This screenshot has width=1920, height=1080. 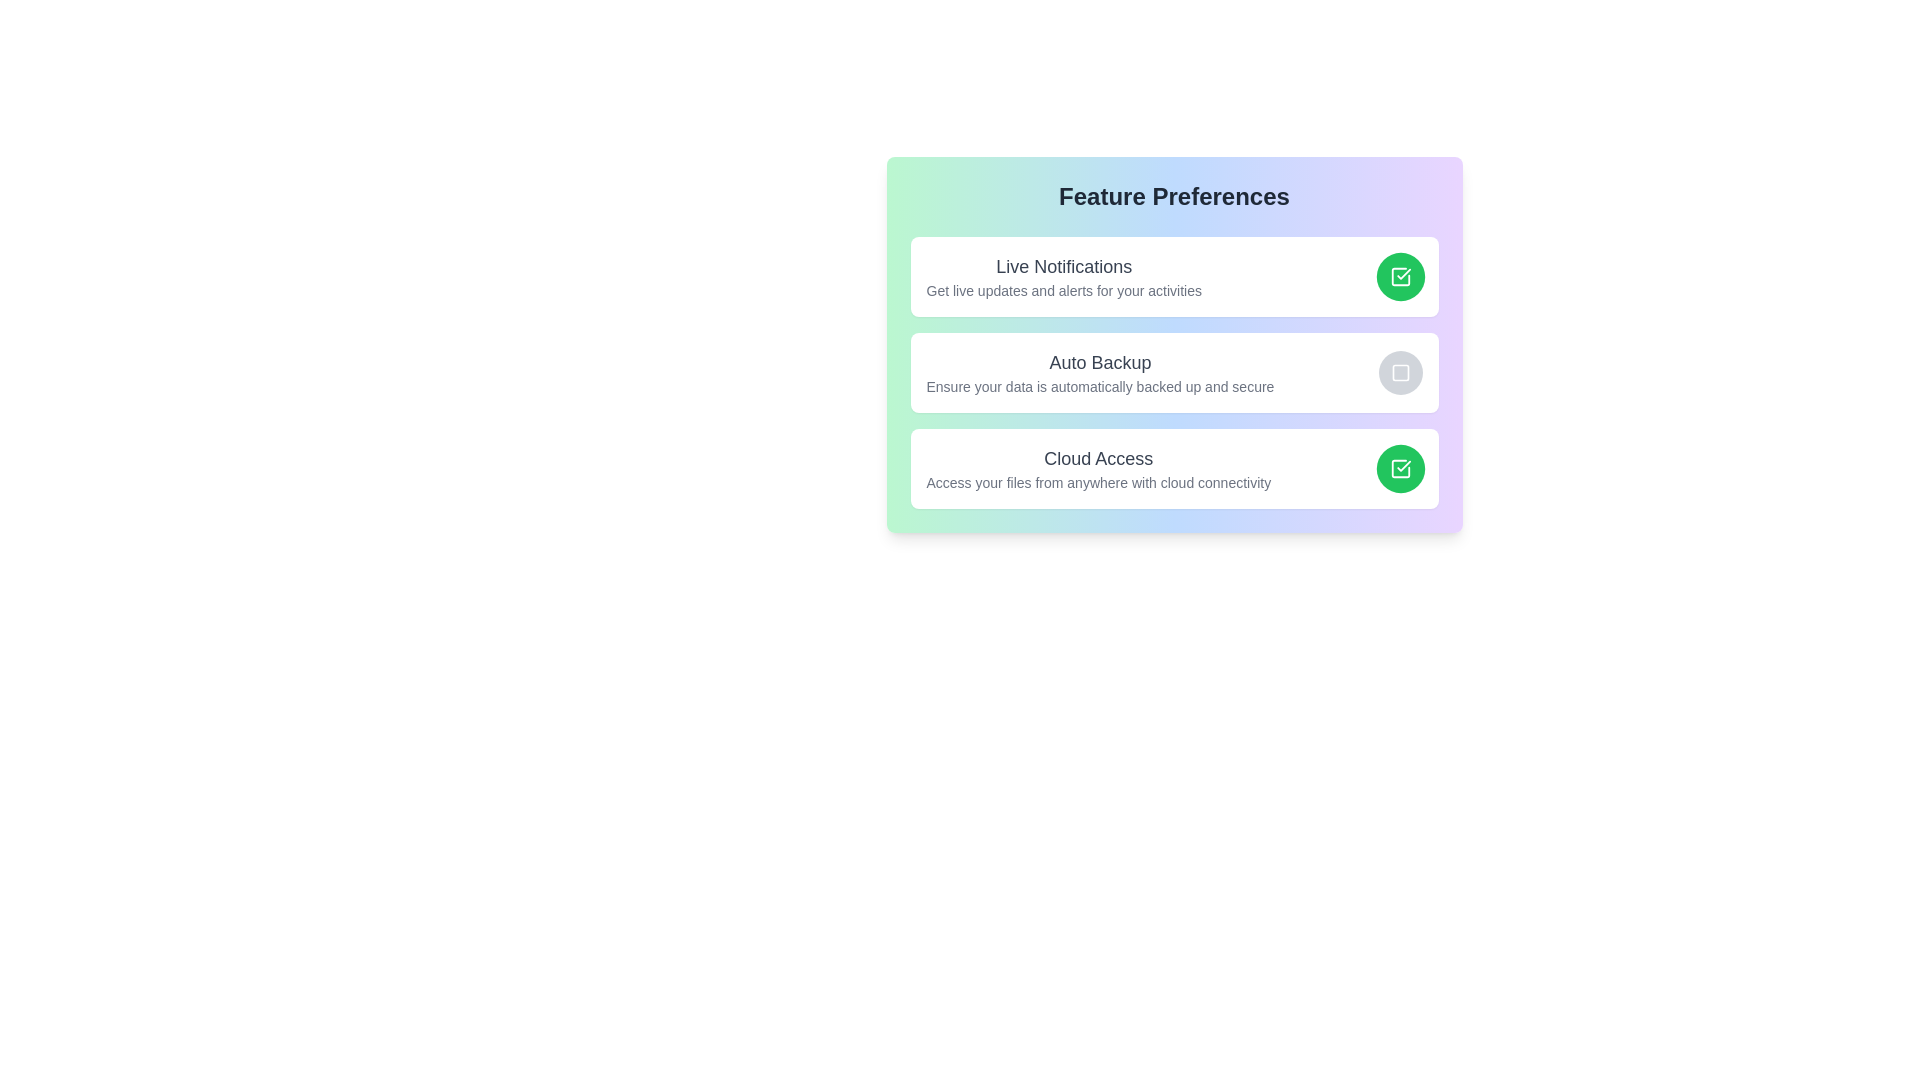 What do you see at coordinates (1399, 373) in the screenshot?
I see `the Auto Backup icon, which is positioned on the right side of the descriptive text and indicates the status of the Auto Backup feature` at bounding box center [1399, 373].